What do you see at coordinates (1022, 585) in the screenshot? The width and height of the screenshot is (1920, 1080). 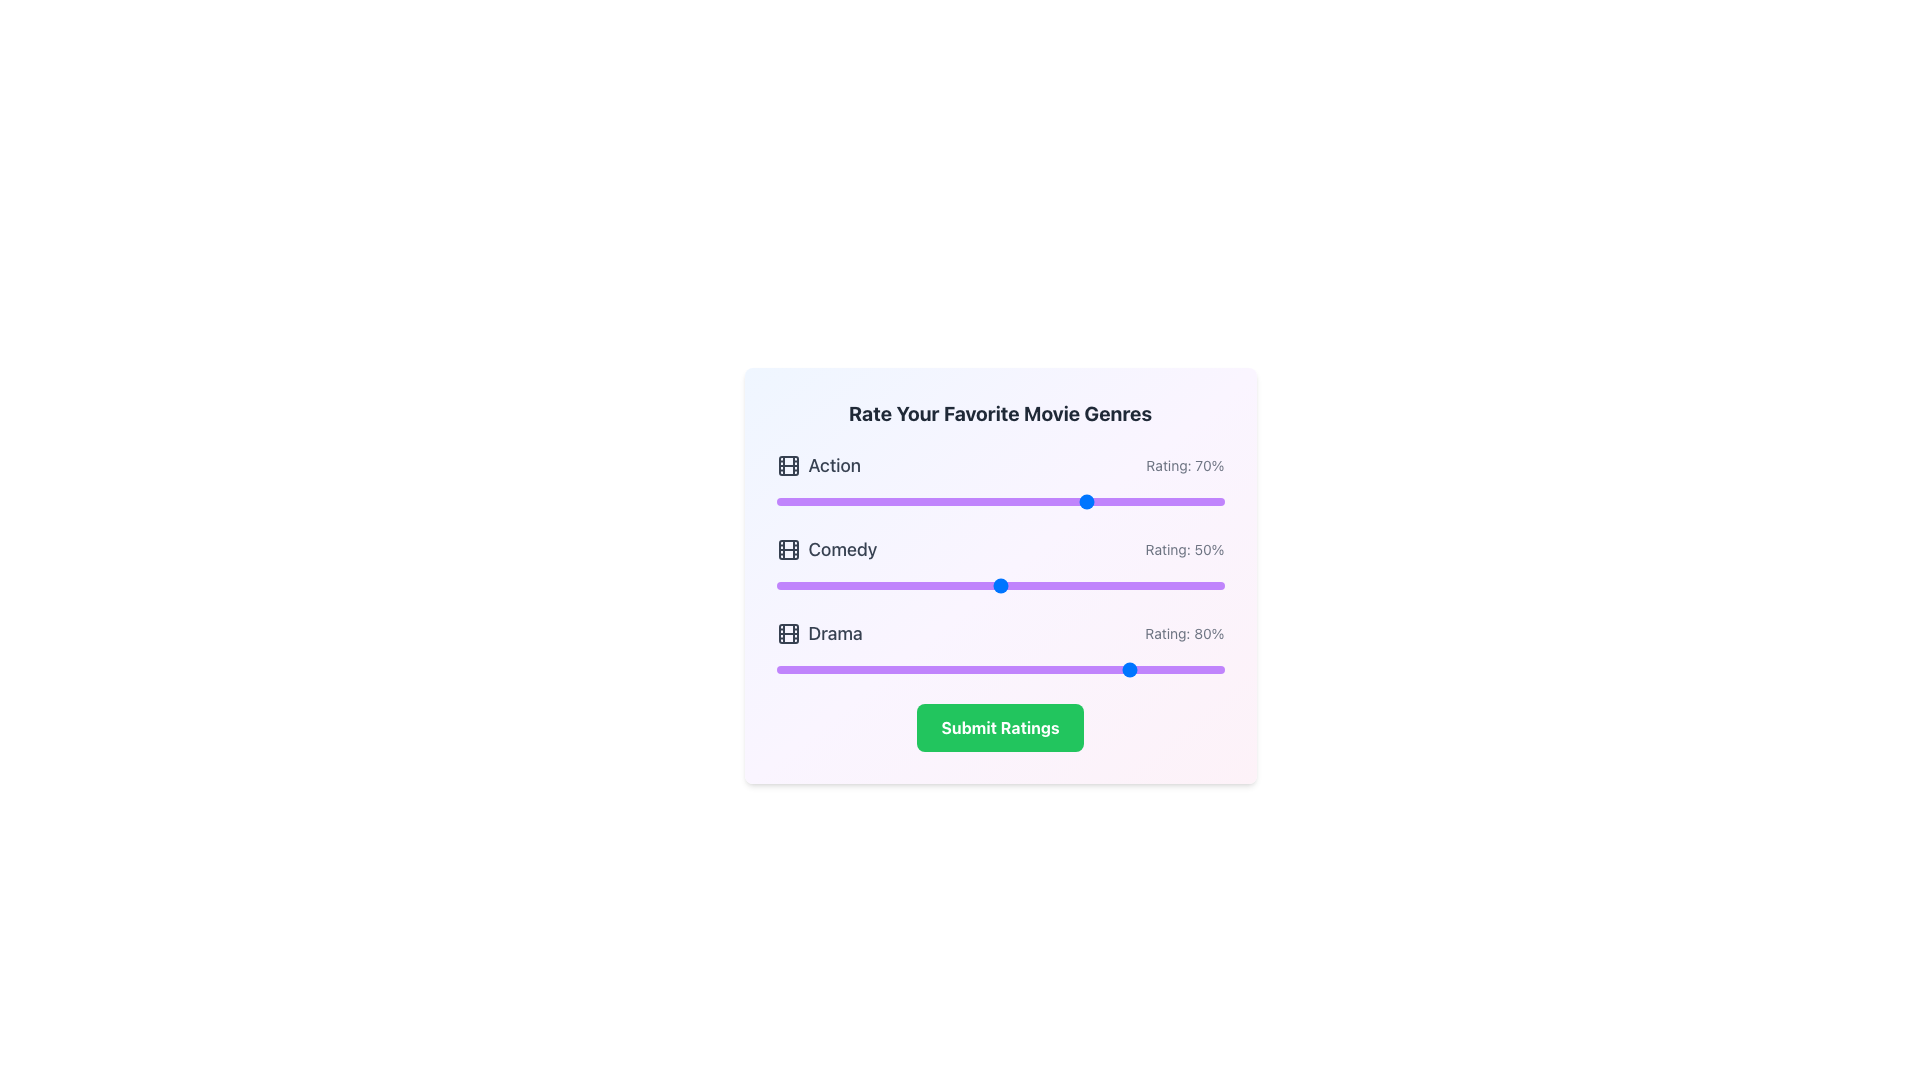 I see `the slider` at bounding box center [1022, 585].